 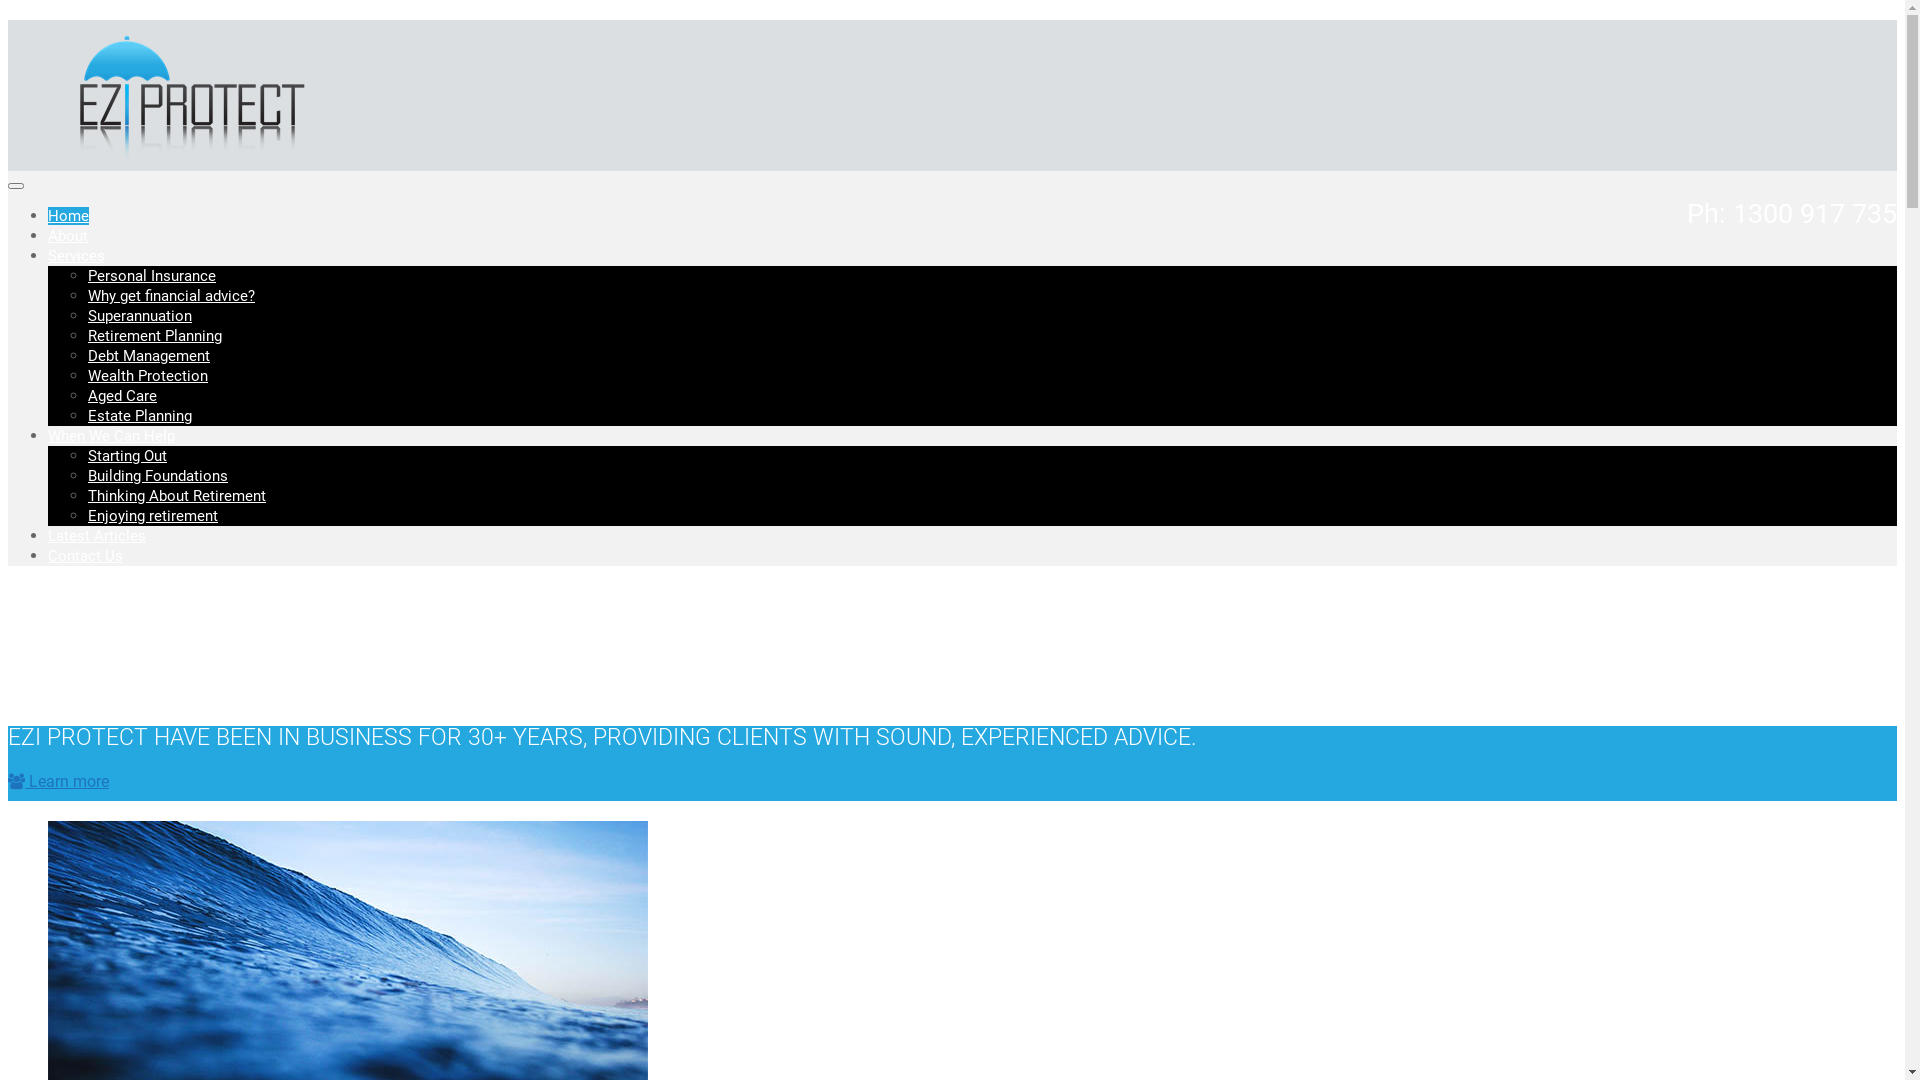 I want to click on 'Superannuation', so click(x=138, y=315).